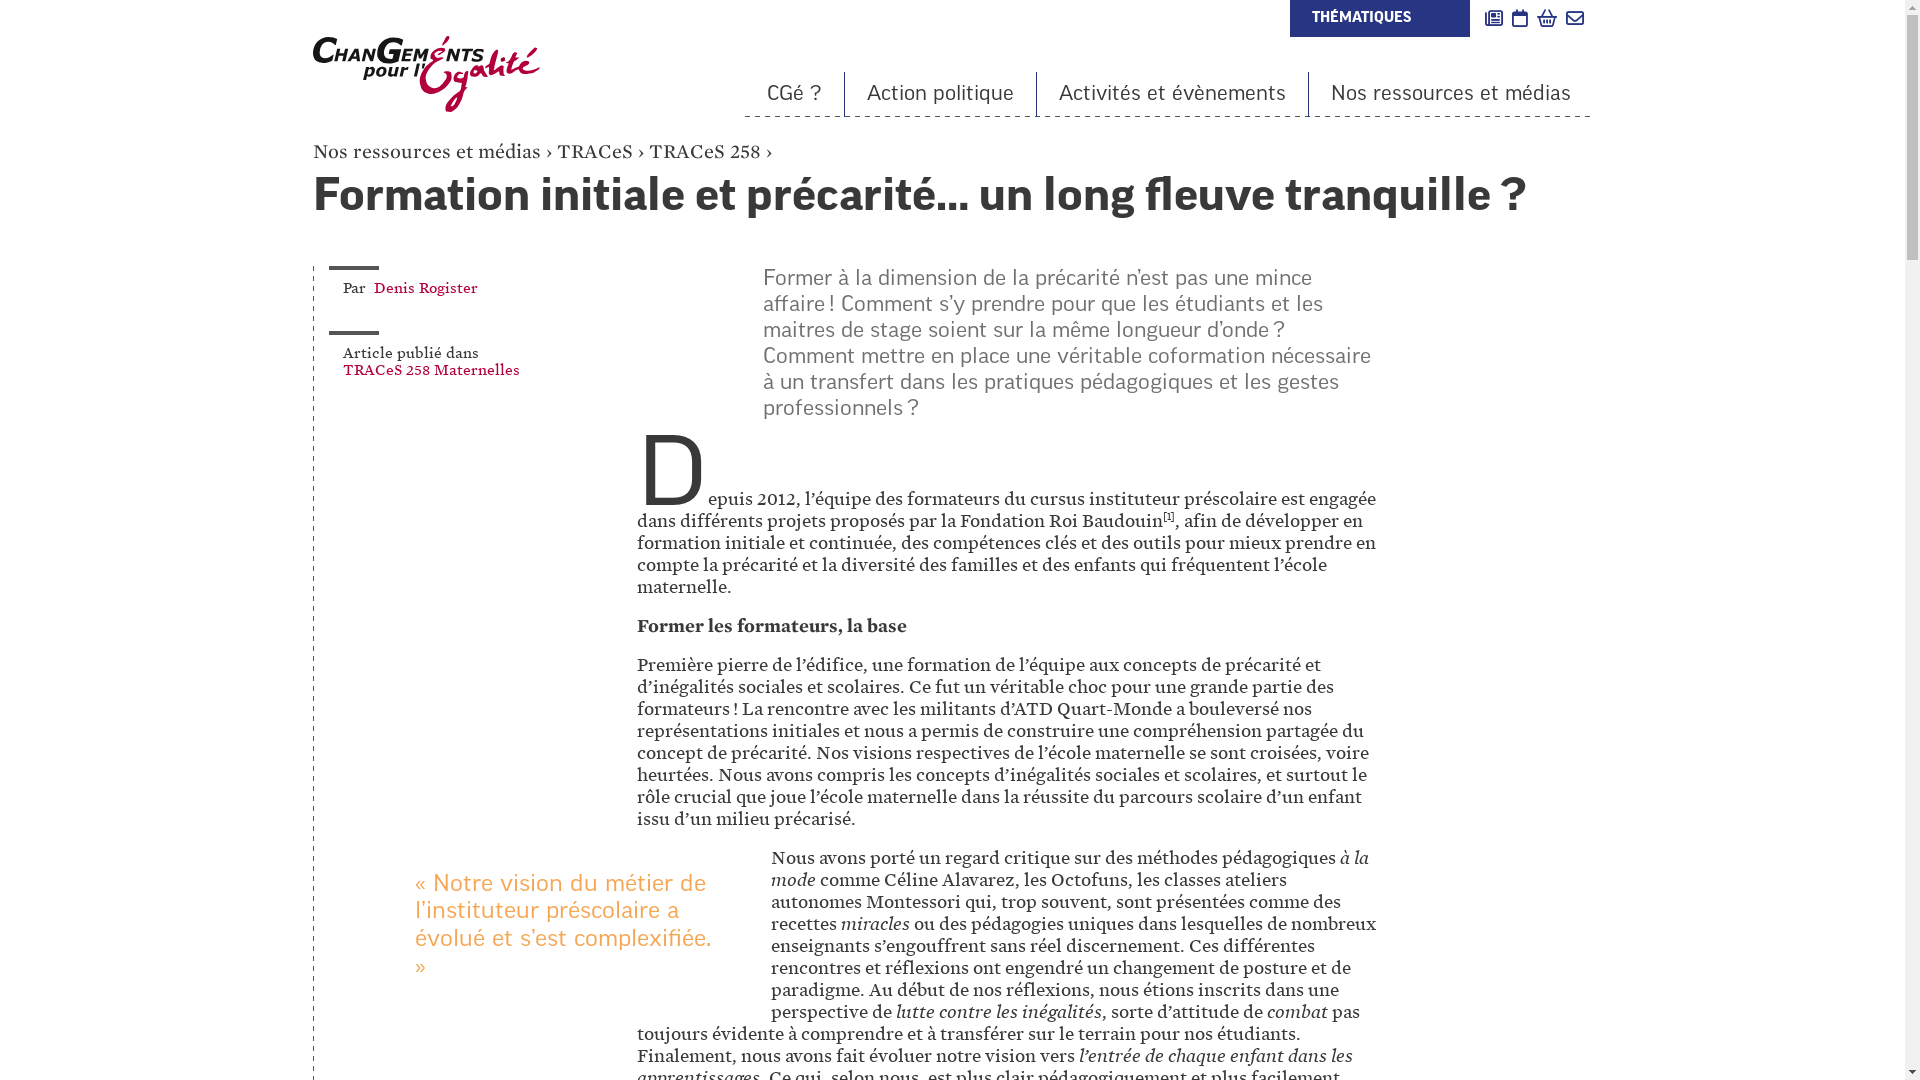 The height and width of the screenshot is (1080, 1920). I want to click on 'TRACeS 258 Maternelles', so click(341, 370).